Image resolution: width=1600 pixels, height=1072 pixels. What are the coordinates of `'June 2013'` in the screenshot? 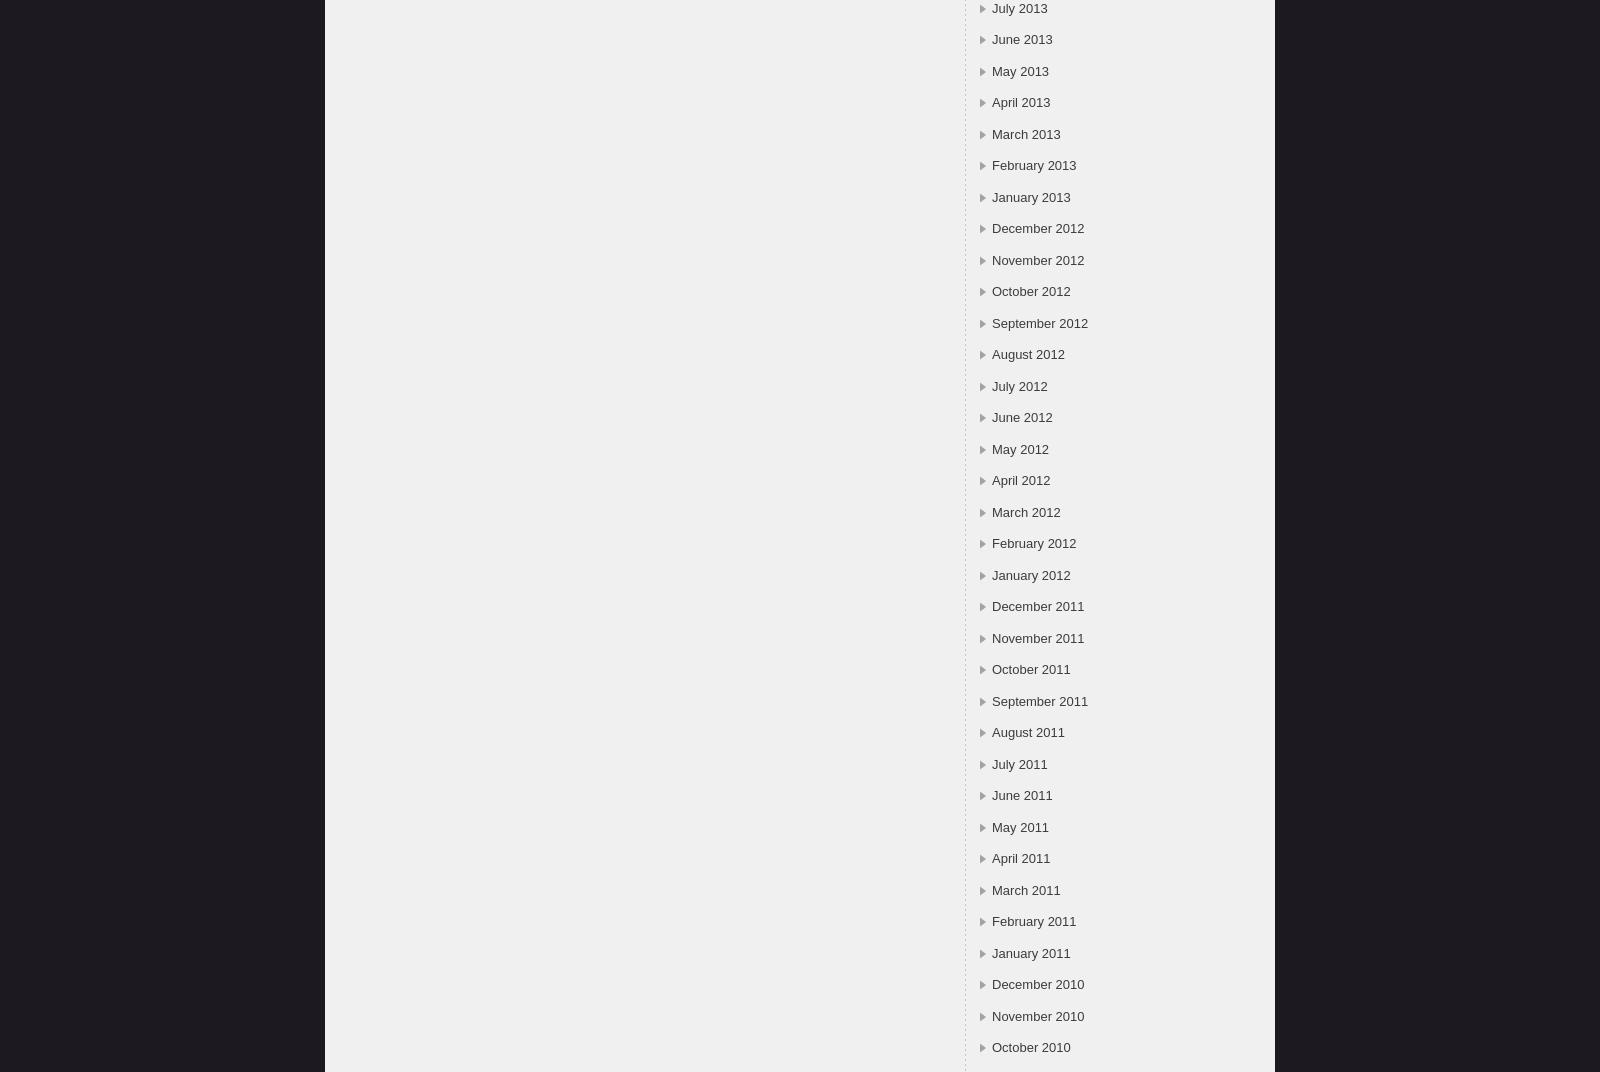 It's located at (991, 38).